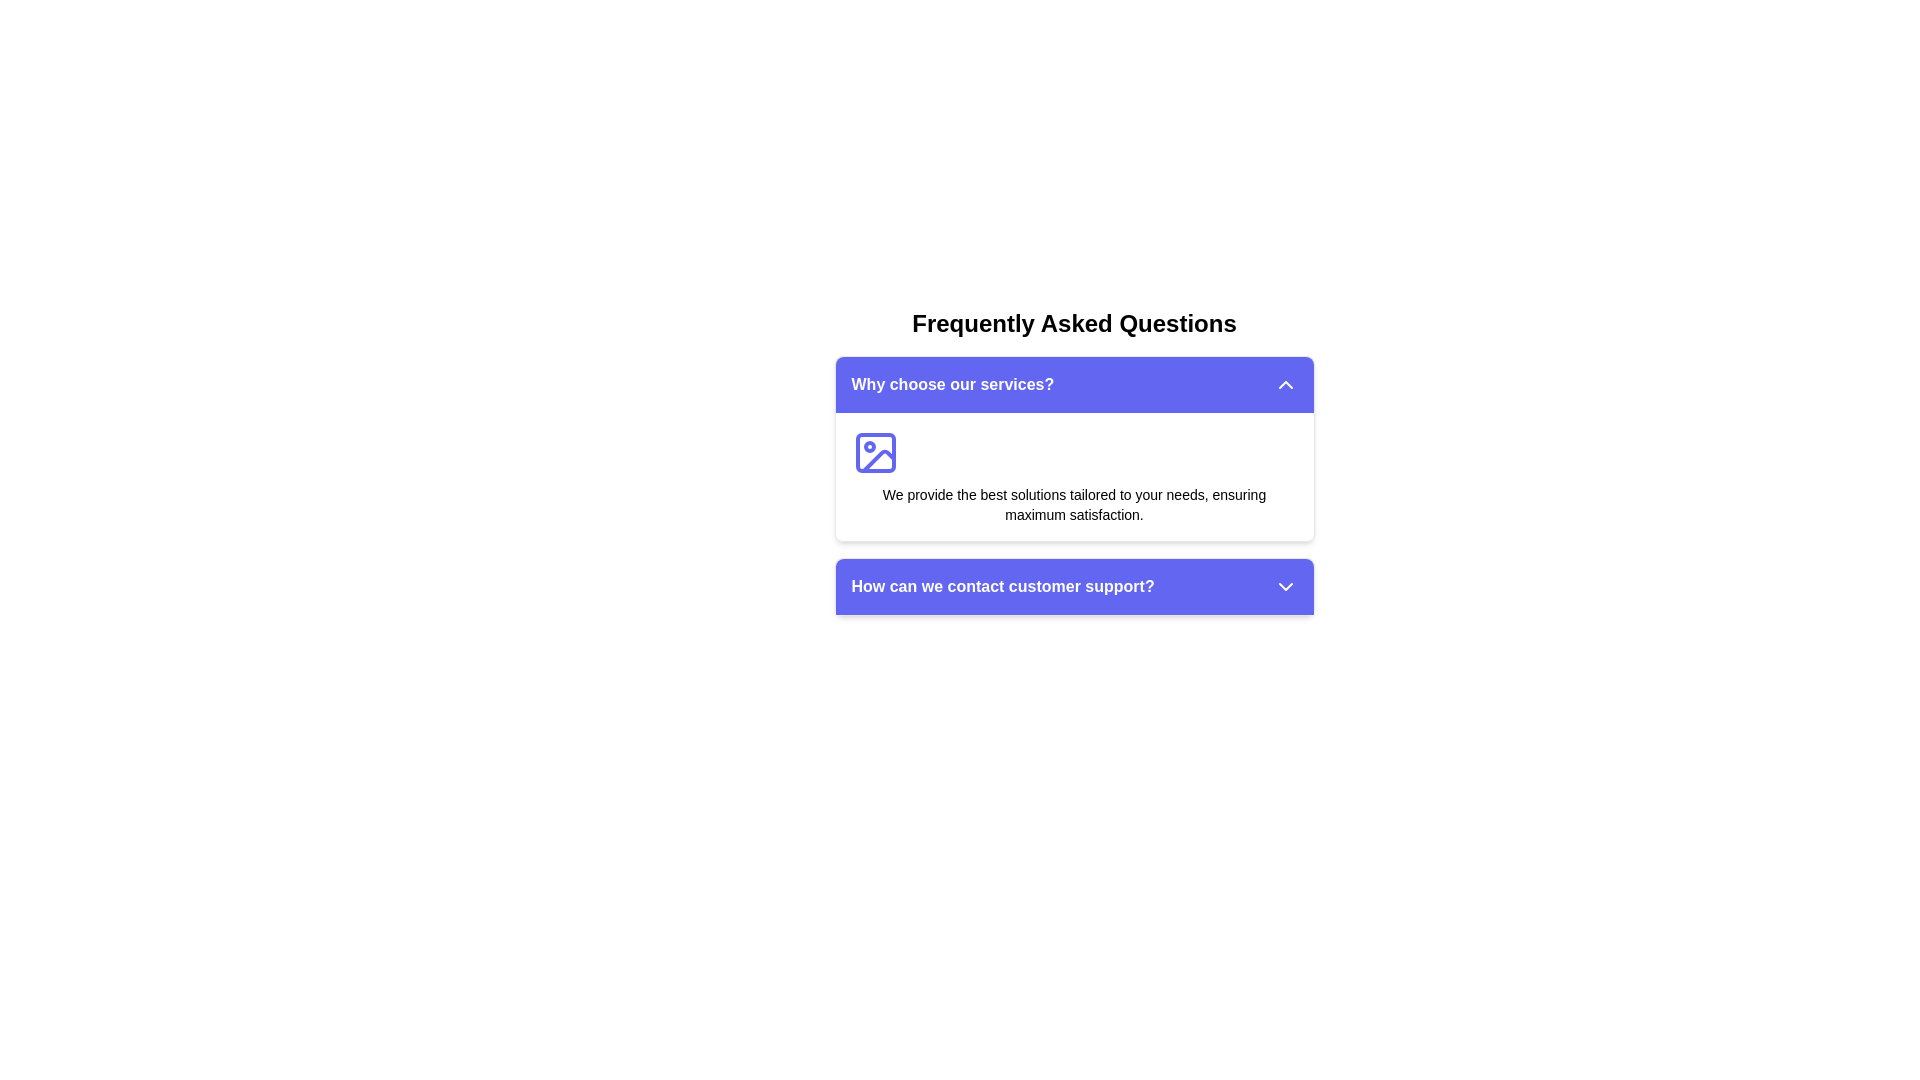 This screenshot has width=1920, height=1080. Describe the element at coordinates (1073, 323) in the screenshot. I see `the centered, bolded text block that says 'Frequently Asked Questions', which is positioned at the top of its section` at that location.